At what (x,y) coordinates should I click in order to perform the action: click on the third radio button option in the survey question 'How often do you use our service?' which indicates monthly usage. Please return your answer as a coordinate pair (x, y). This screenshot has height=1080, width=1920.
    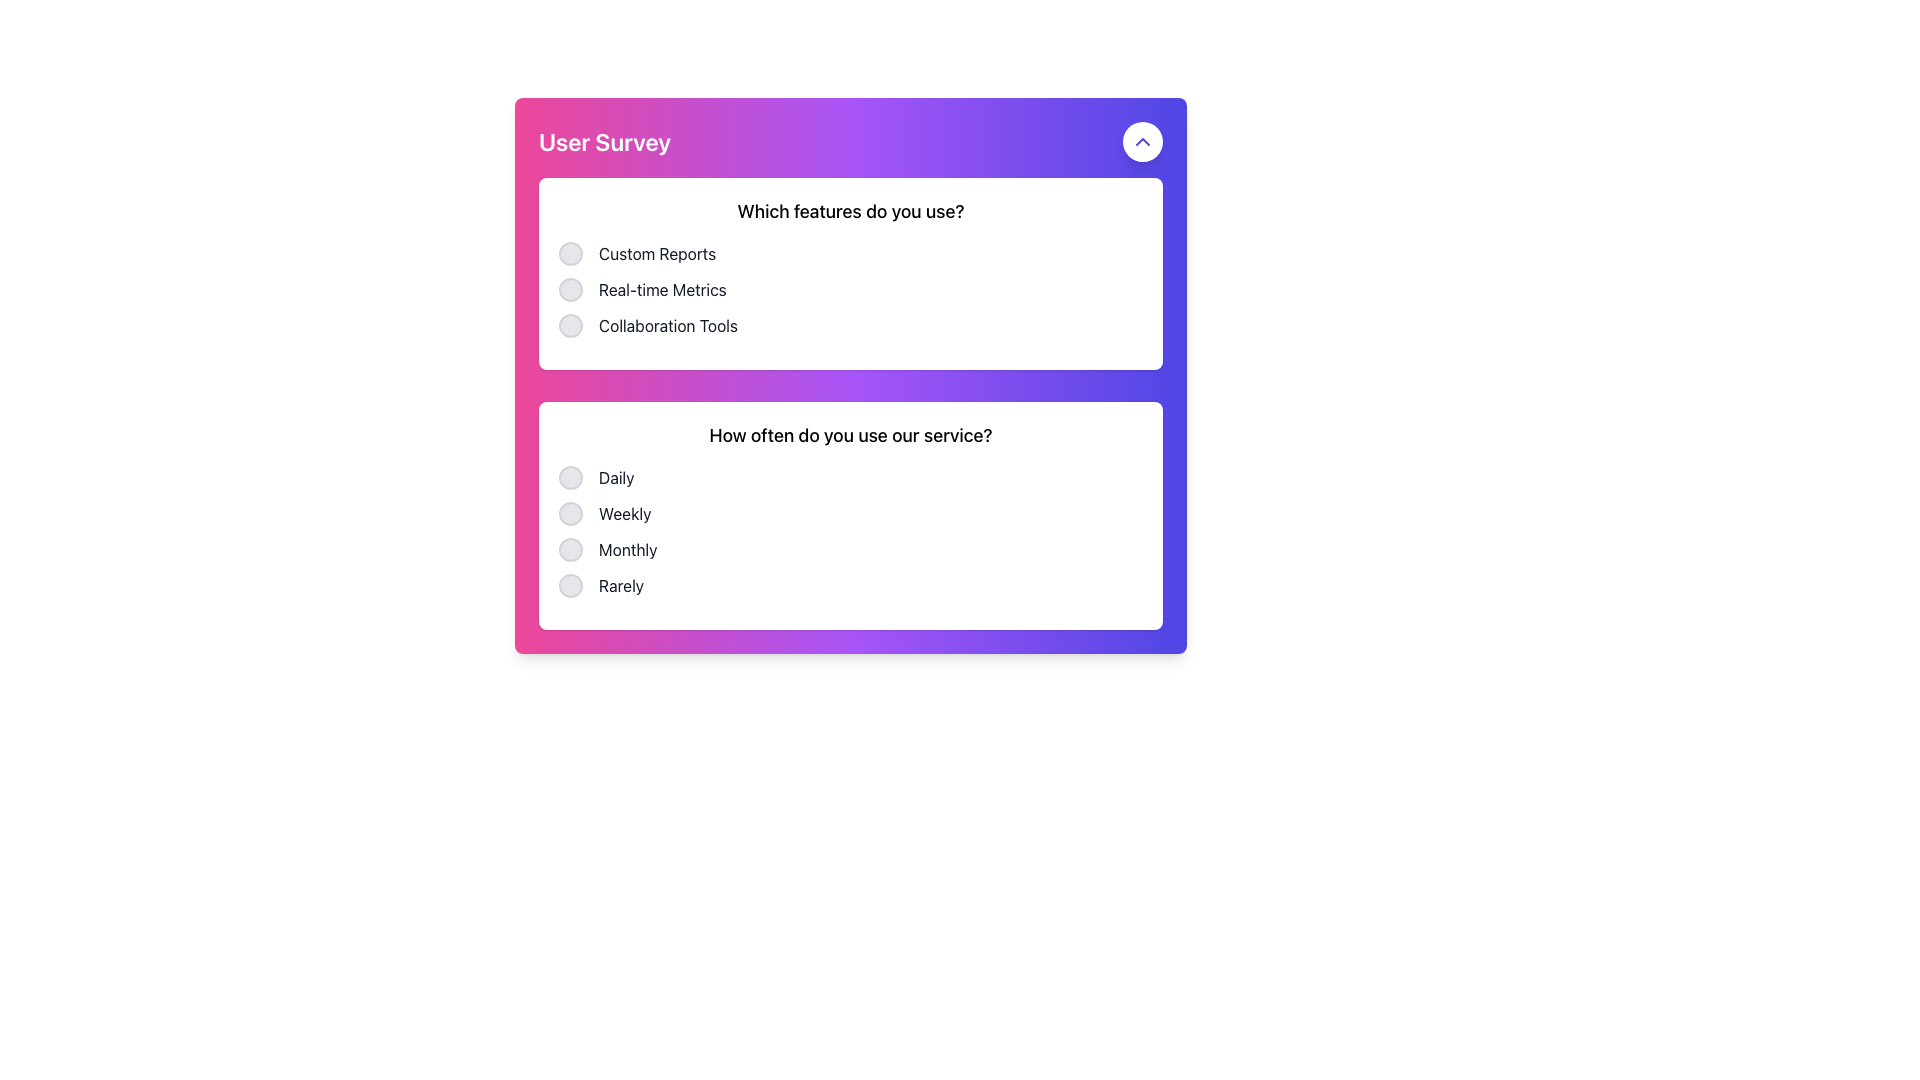
    Looking at the image, I should click on (850, 550).